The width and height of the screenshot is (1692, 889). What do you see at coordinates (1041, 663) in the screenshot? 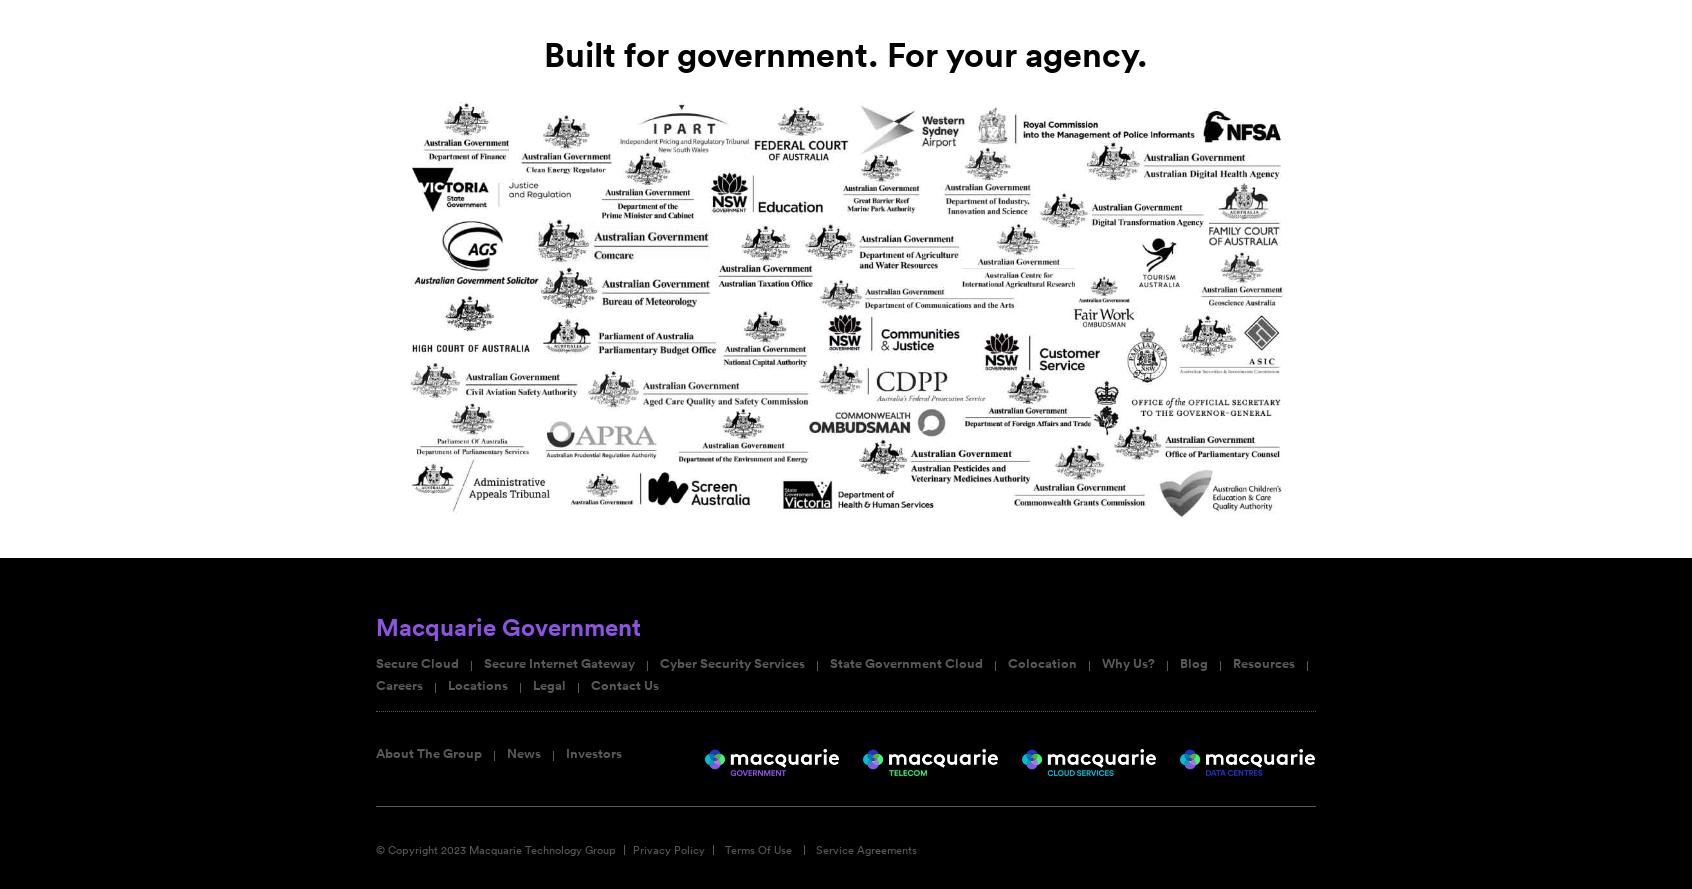
I see `'Colocation'` at bounding box center [1041, 663].